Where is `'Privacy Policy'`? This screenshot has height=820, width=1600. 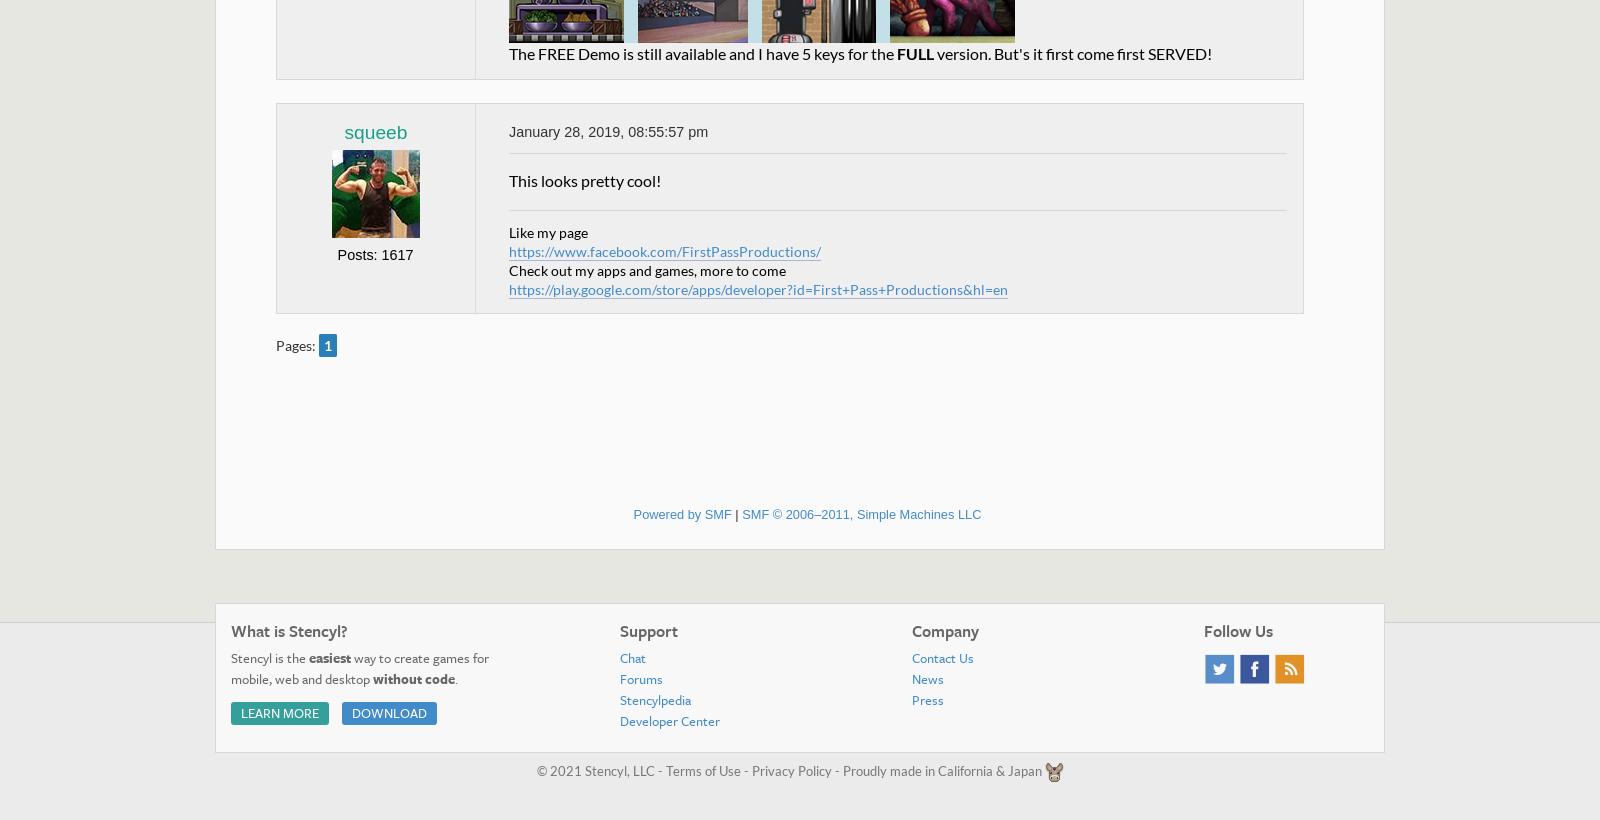
'Privacy Policy' is located at coordinates (791, 768).